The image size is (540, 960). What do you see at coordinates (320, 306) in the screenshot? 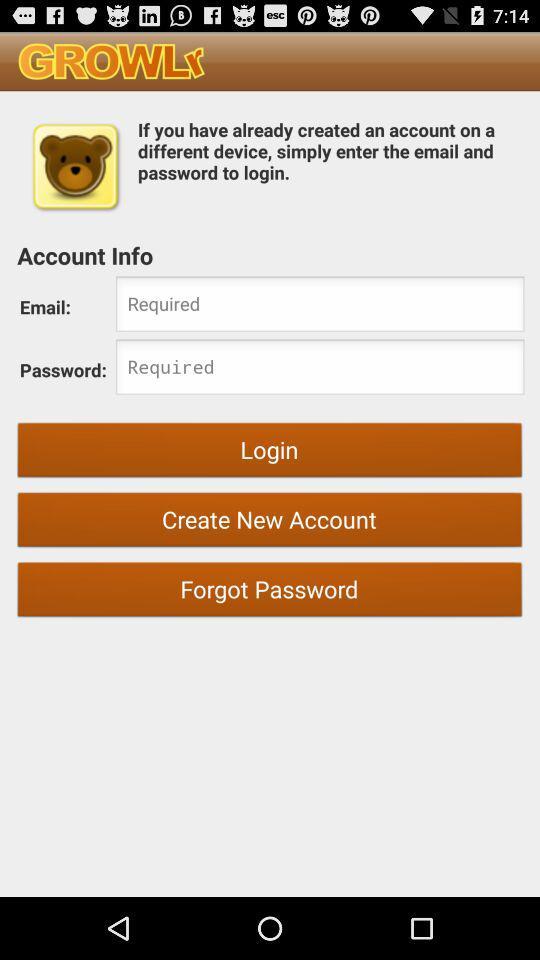
I see `email` at bounding box center [320, 306].